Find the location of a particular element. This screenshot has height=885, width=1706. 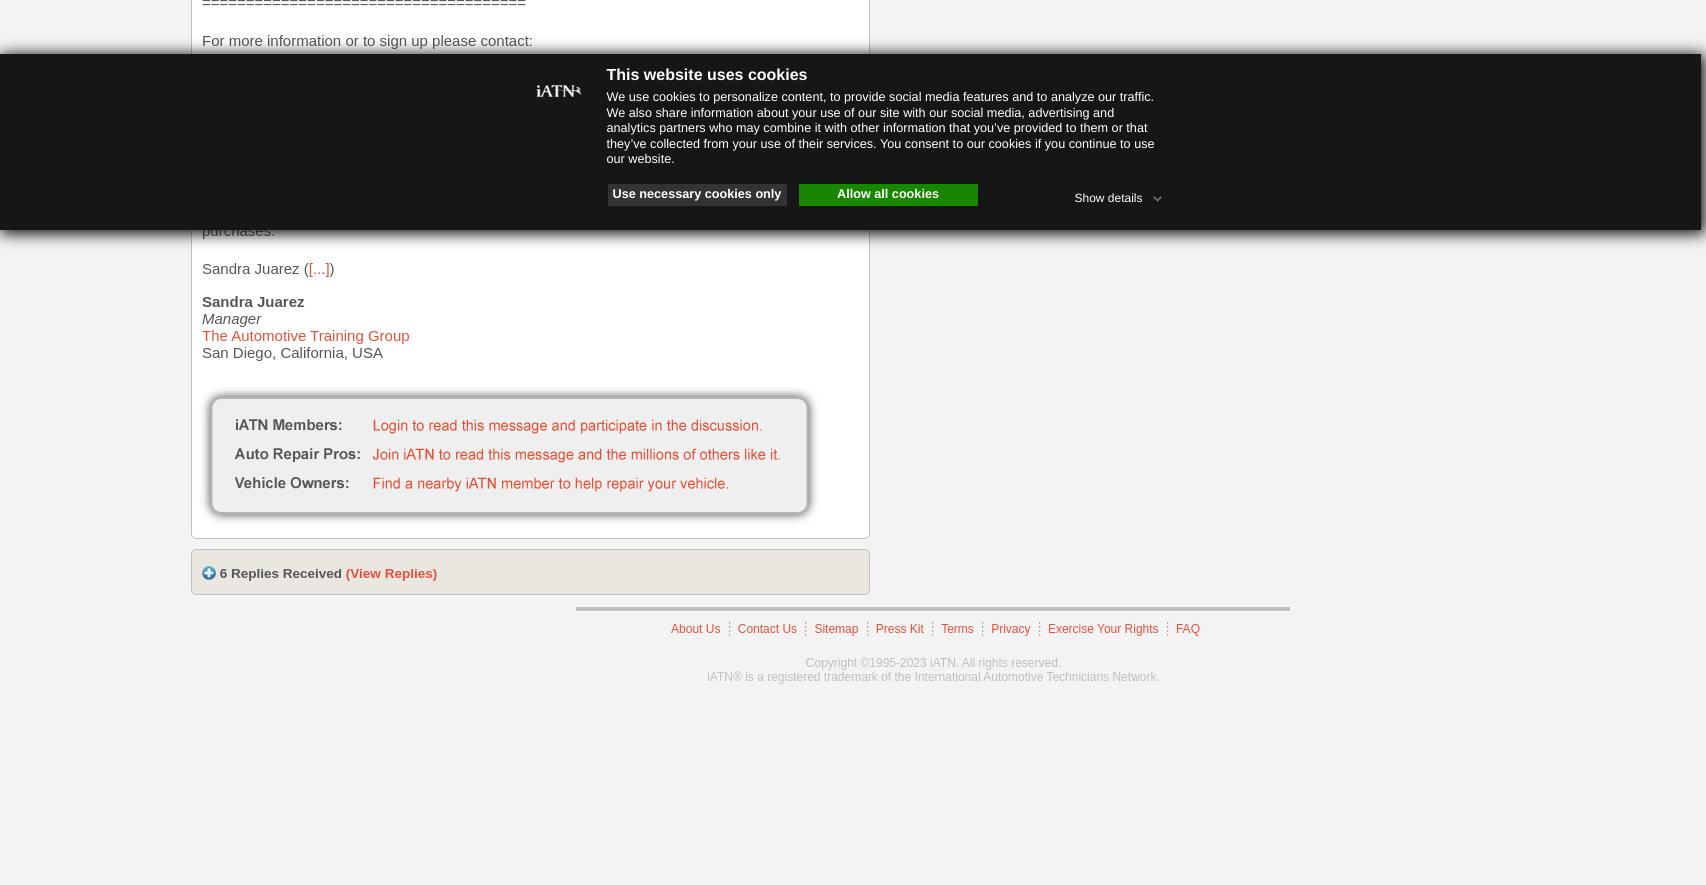

'Sandra Juarez: (800) 233-3182 ext. 119' is located at coordinates (335, 77).